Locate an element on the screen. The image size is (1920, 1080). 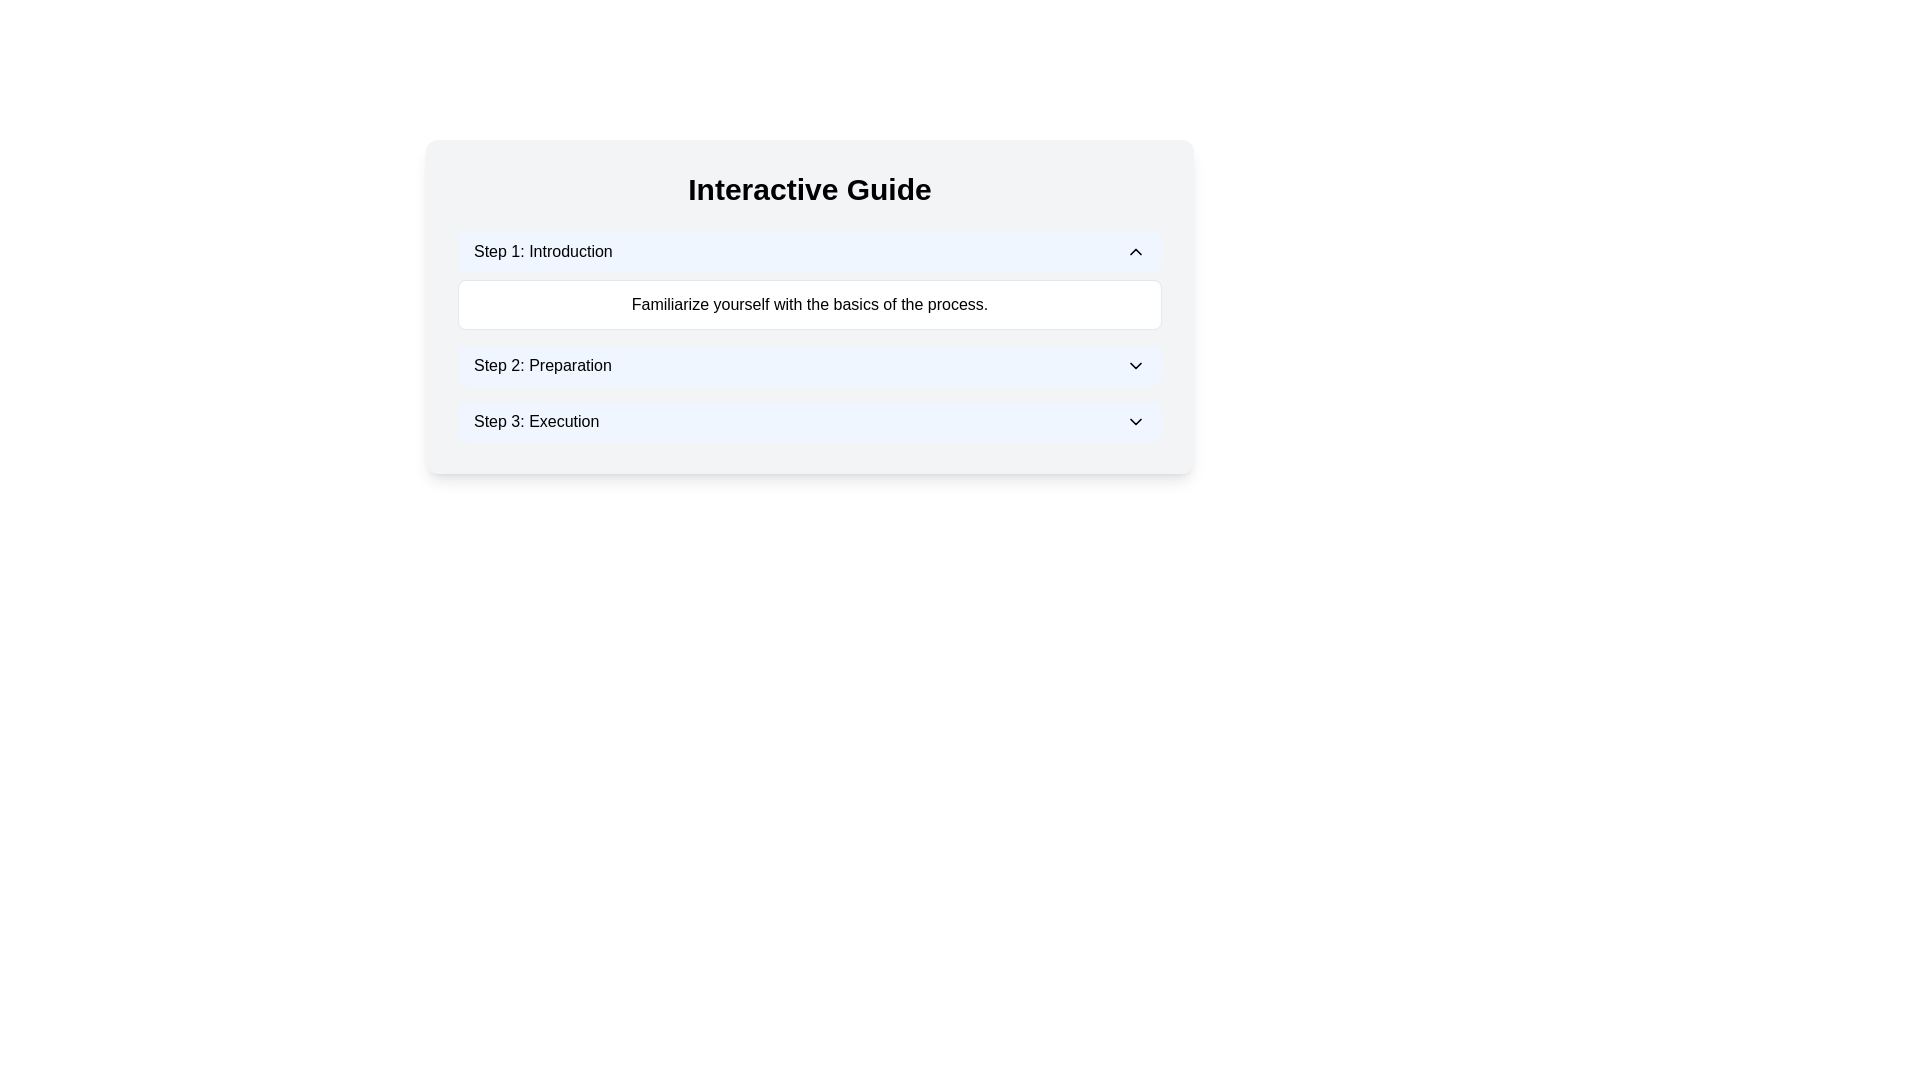
the Dropdown Toggle Button located below 'Step 1: Introduction' and above 'Step 3: Execution' in the Interactive Guide is located at coordinates (810, 366).